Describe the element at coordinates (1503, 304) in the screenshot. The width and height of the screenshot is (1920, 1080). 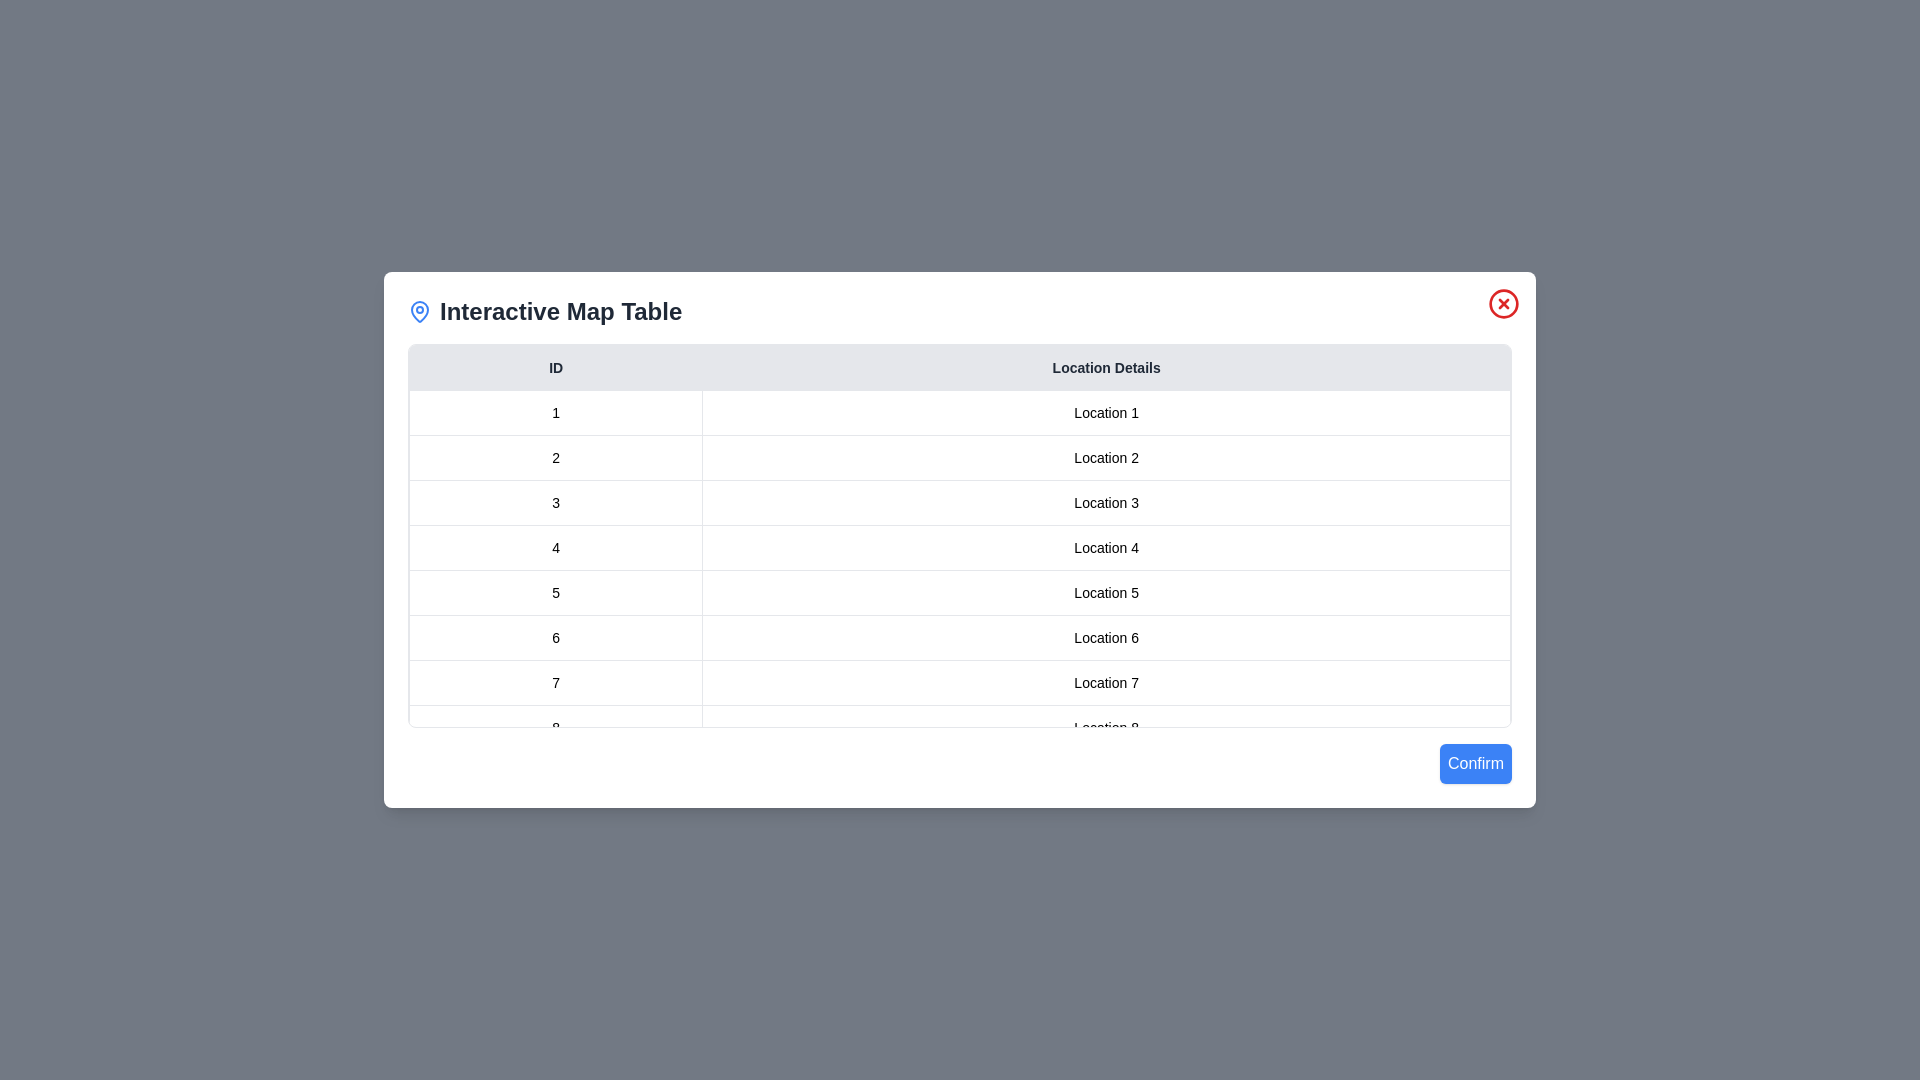
I see `close button in the top-right corner of the dialog` at that location.